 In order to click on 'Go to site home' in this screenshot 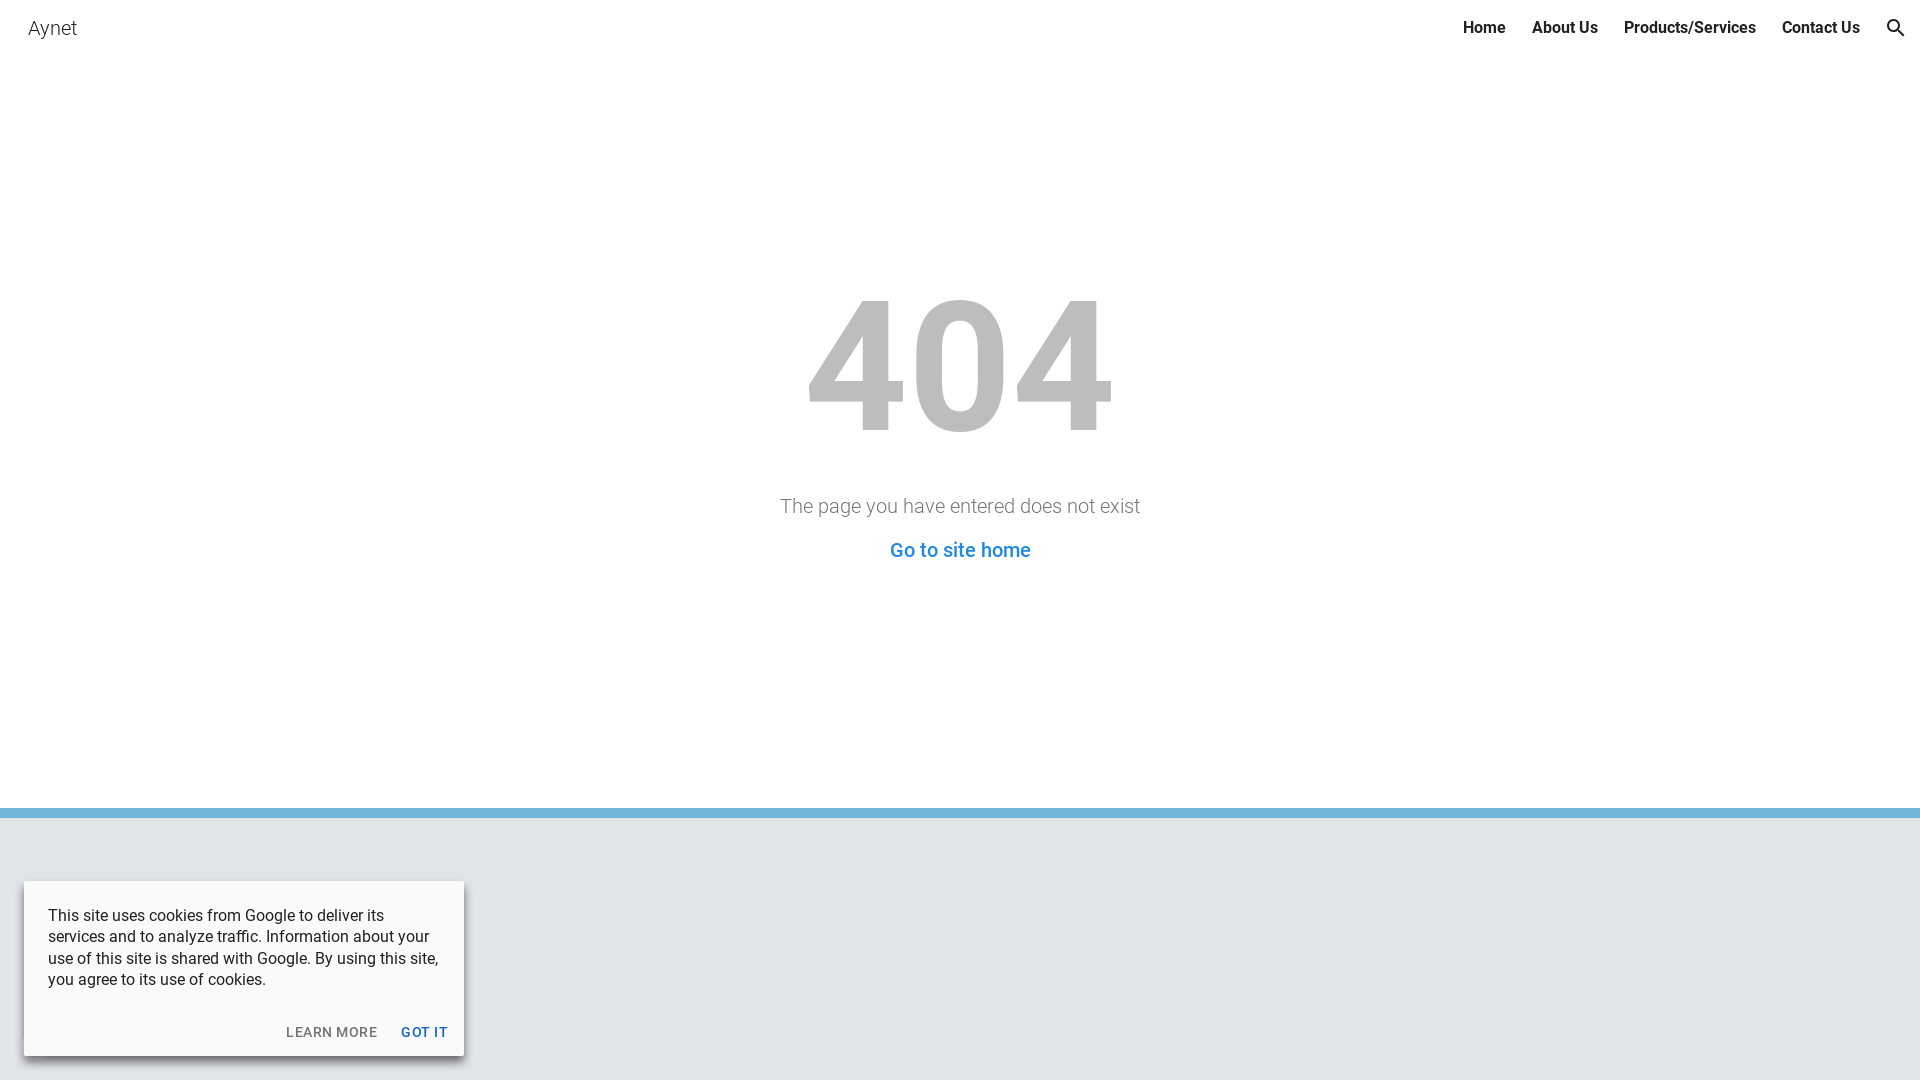, I will do `click(888, 550)`.